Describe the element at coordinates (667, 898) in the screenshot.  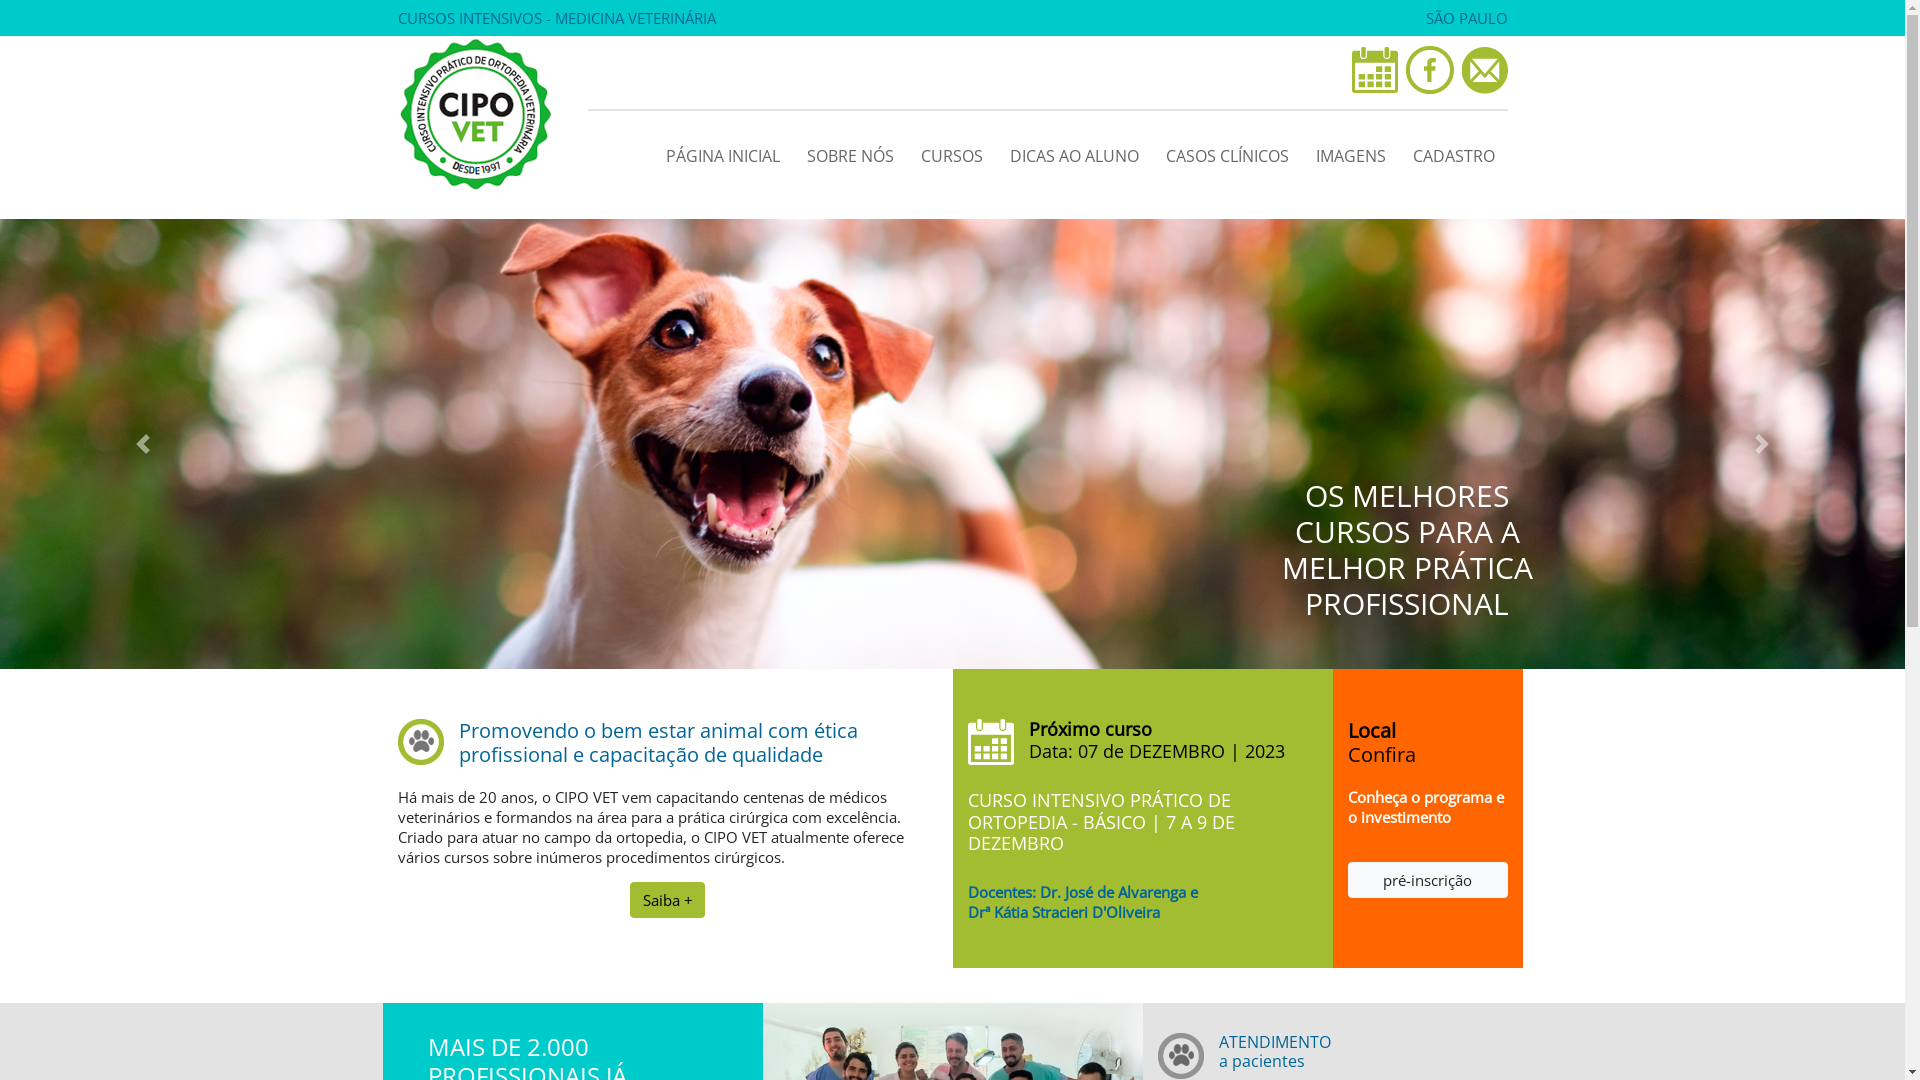
I see `'Saiba +'` at that location.